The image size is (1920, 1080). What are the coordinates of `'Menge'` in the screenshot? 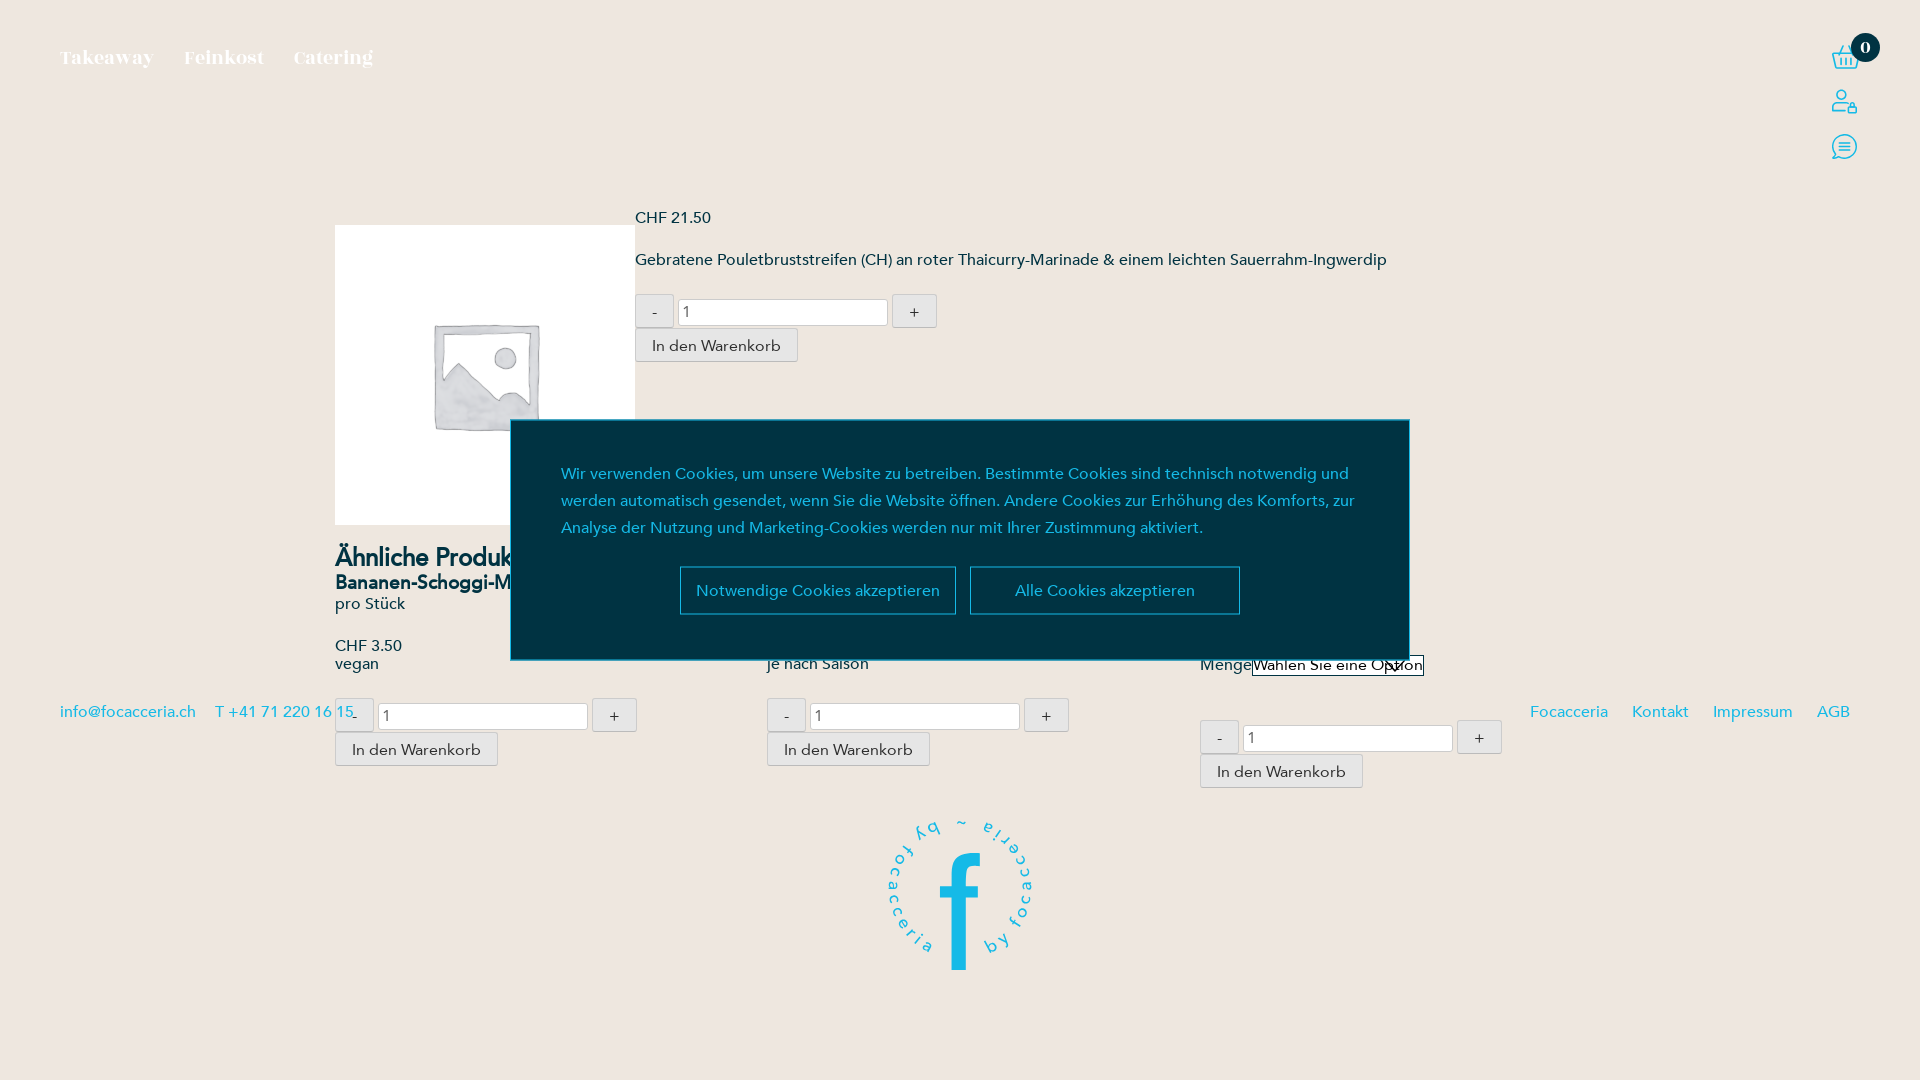 It's located at (1348, 737).